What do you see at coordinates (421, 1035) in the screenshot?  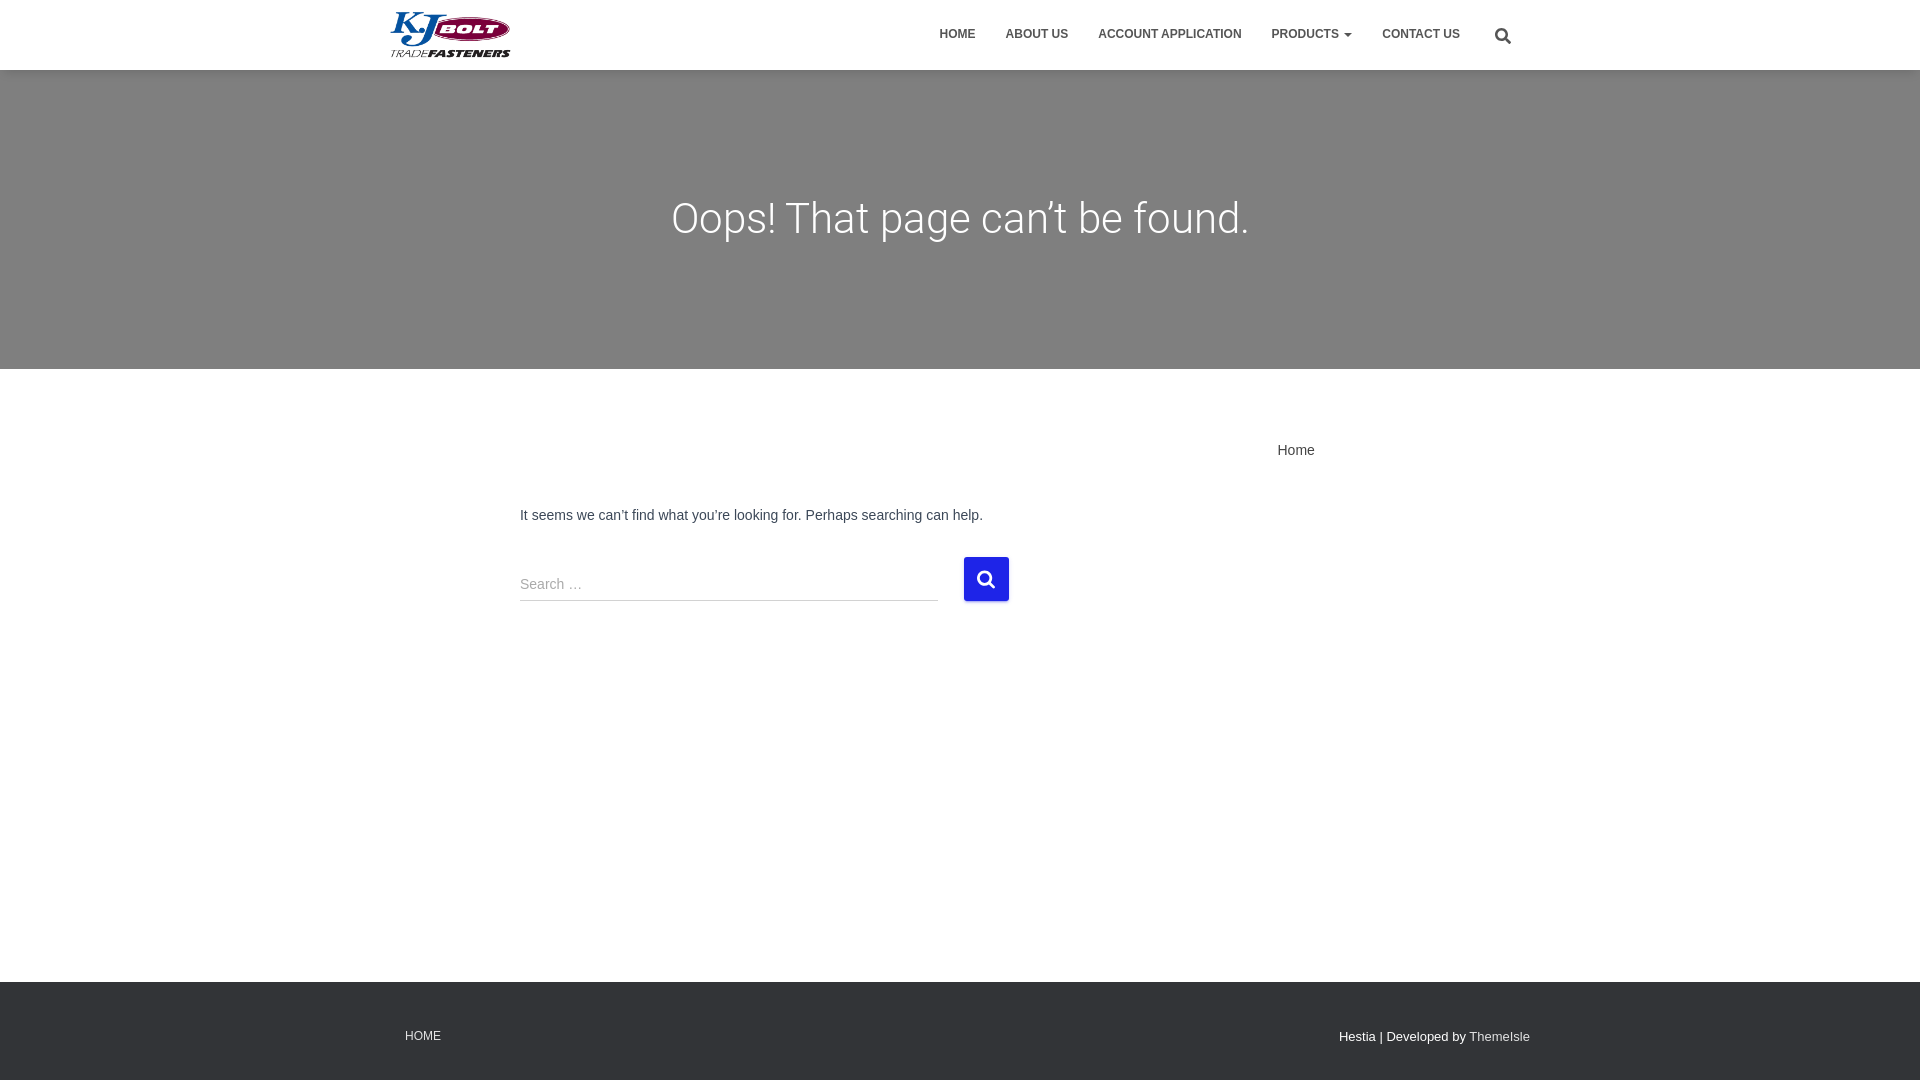 I see `'HOME'` at bounding box center [421, 1035].